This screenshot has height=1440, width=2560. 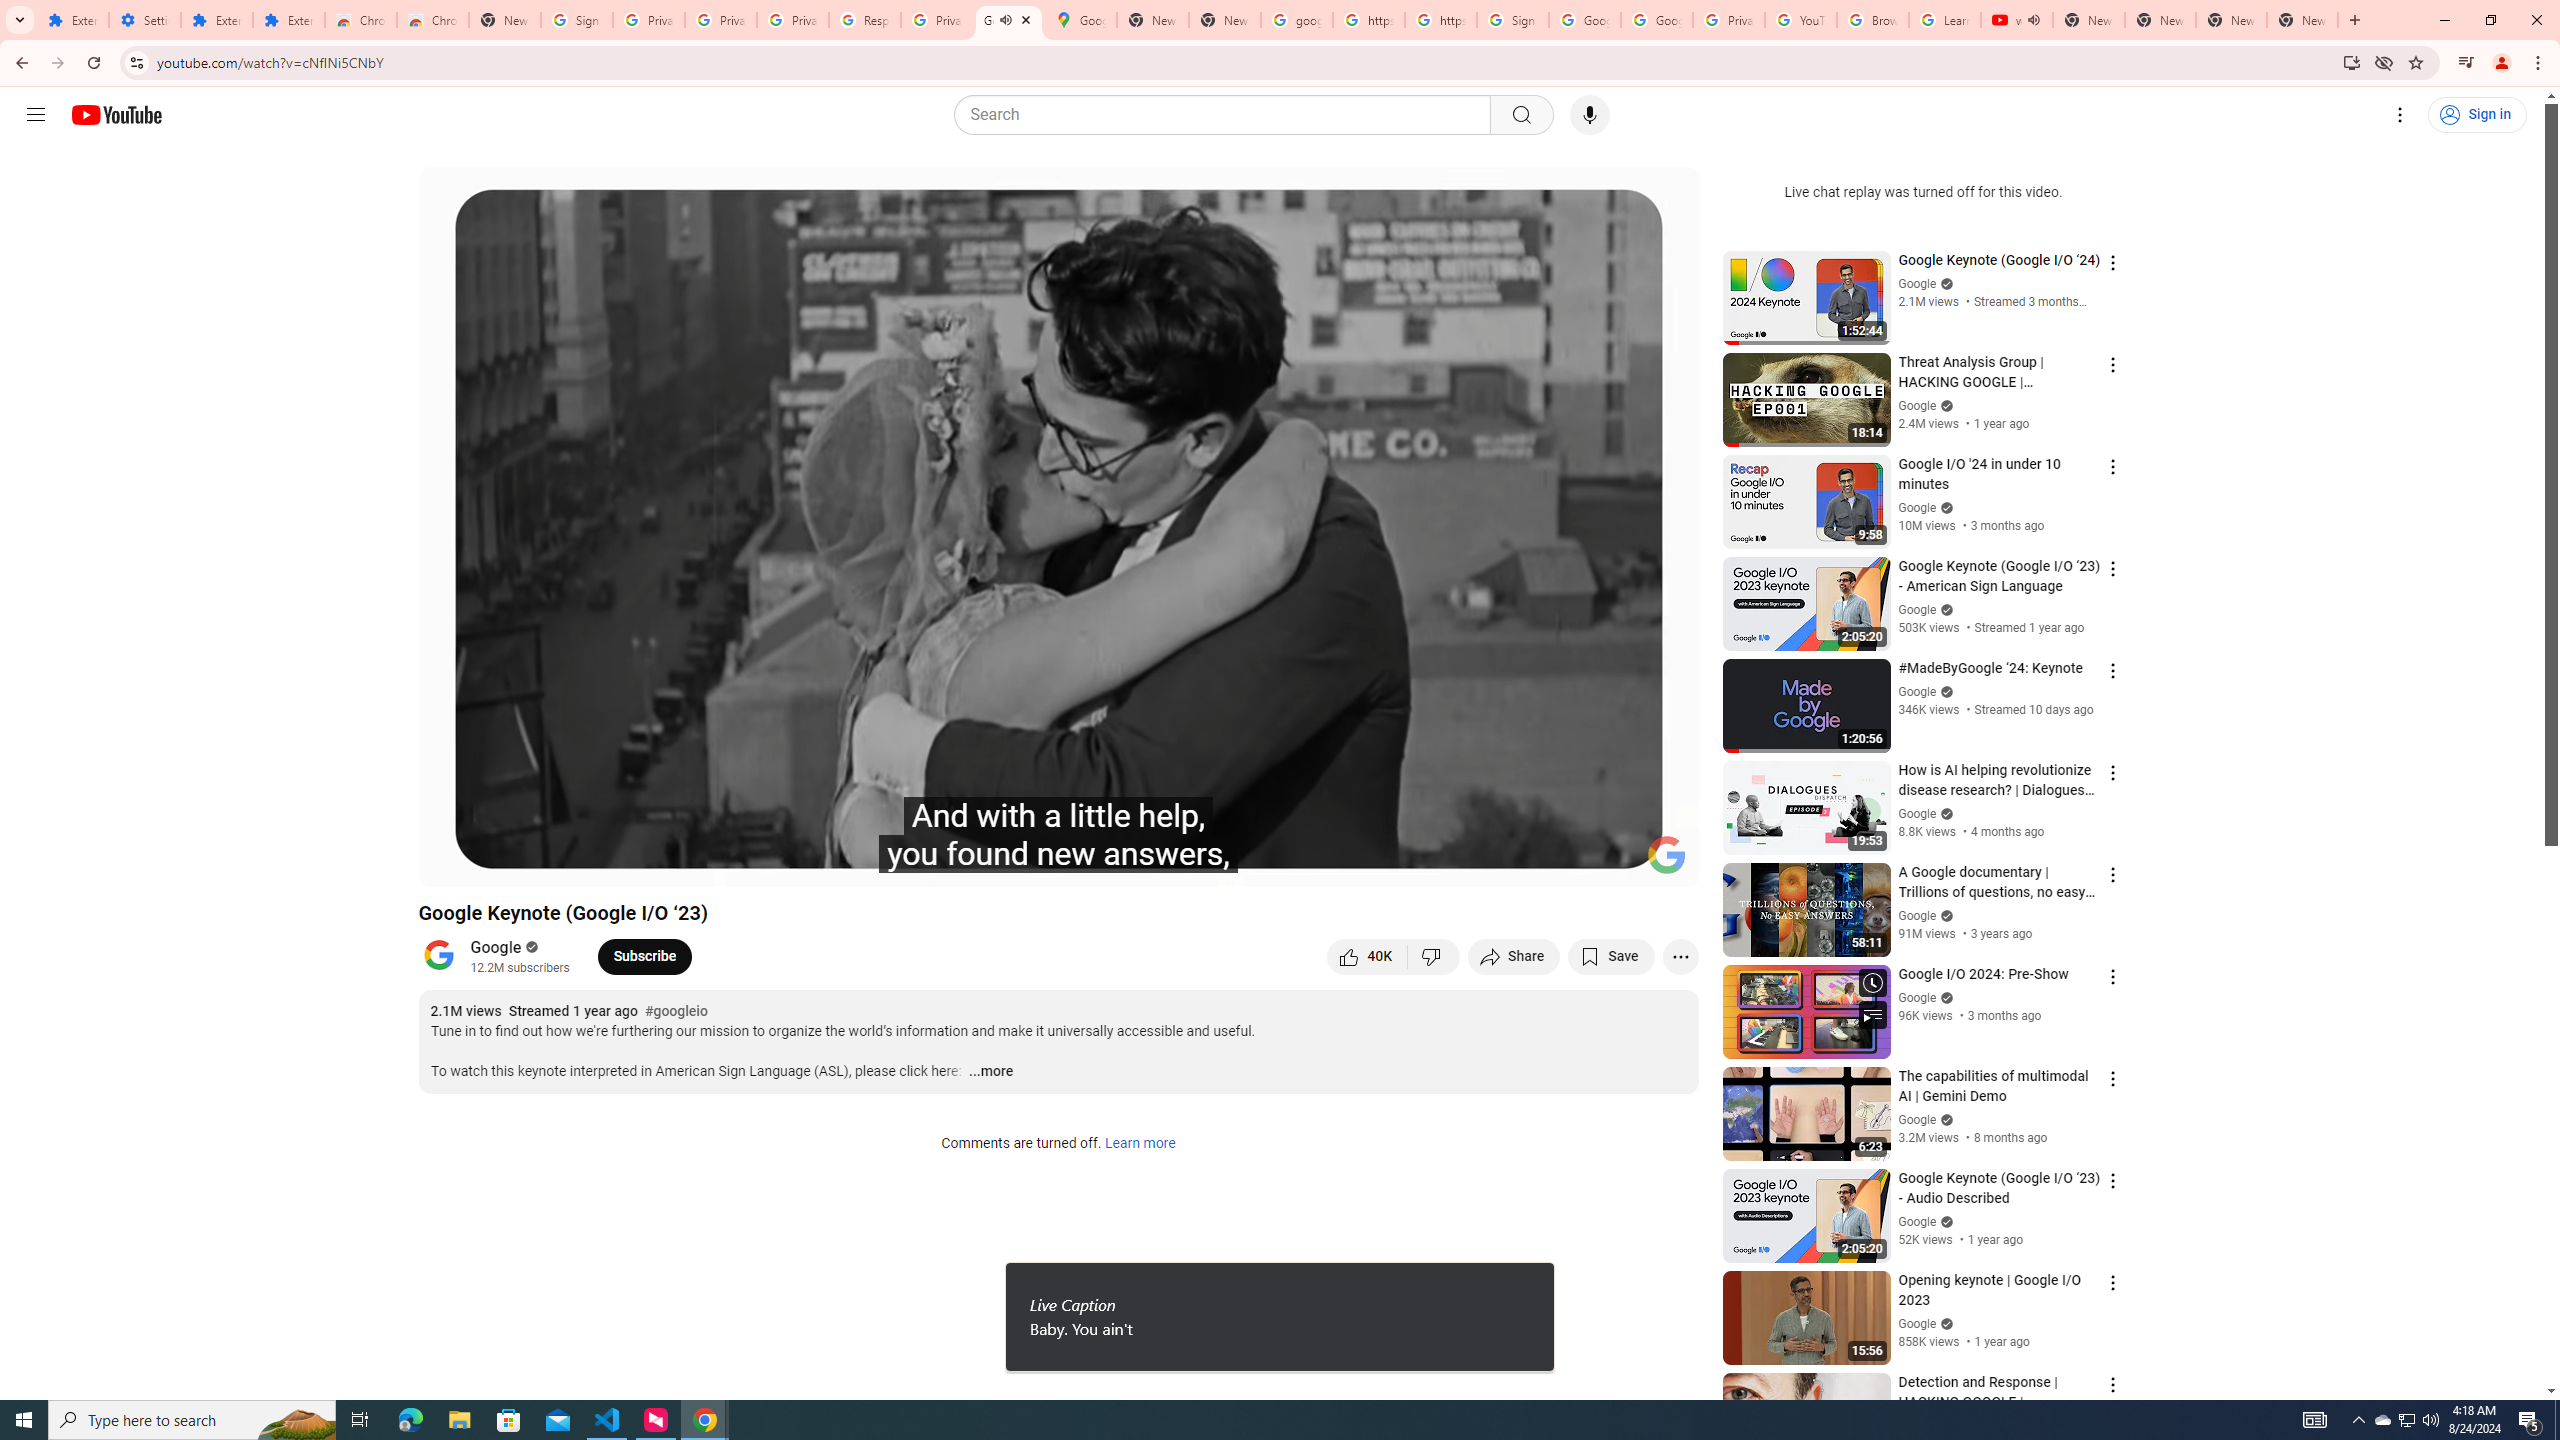 I want to click on 'Mute (m)', so click(x=549, y=862).